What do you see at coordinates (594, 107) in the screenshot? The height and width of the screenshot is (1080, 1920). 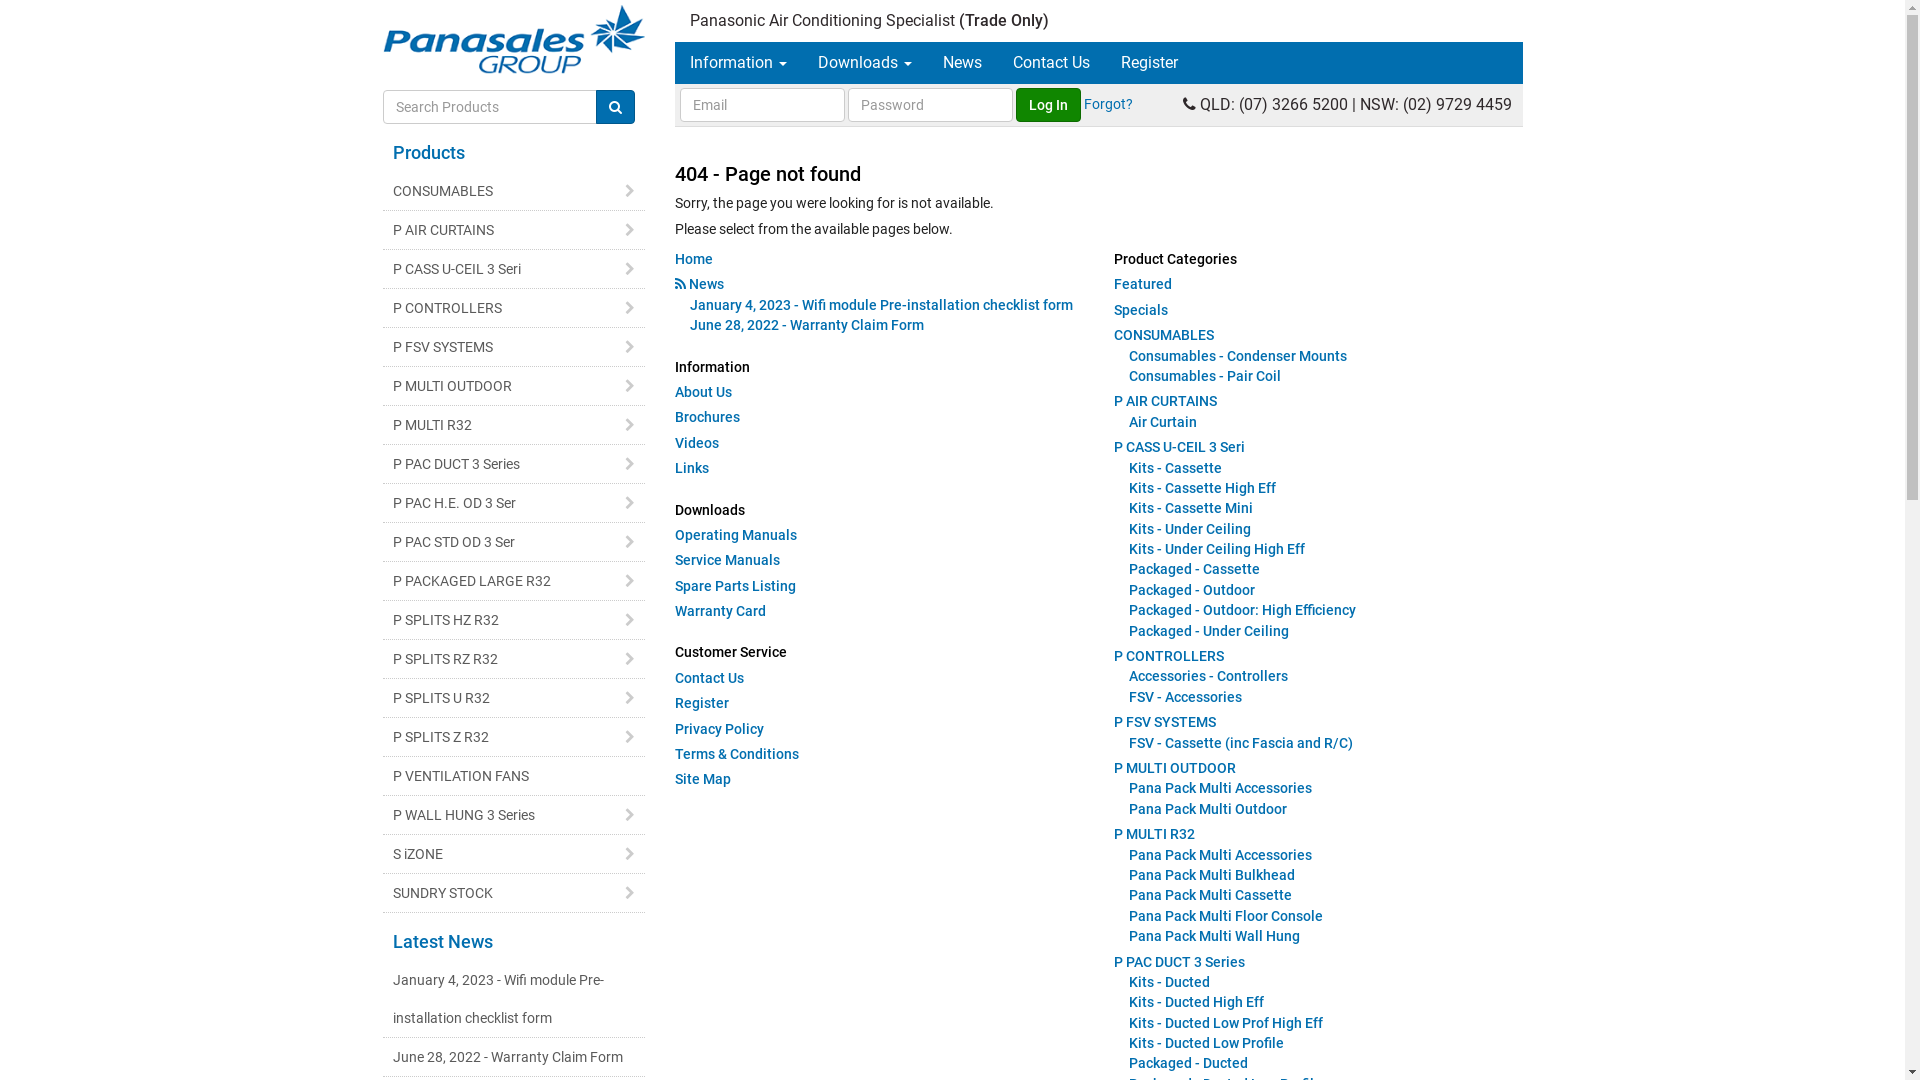 I see `'Search Products'` at bounding box center [594, 107].